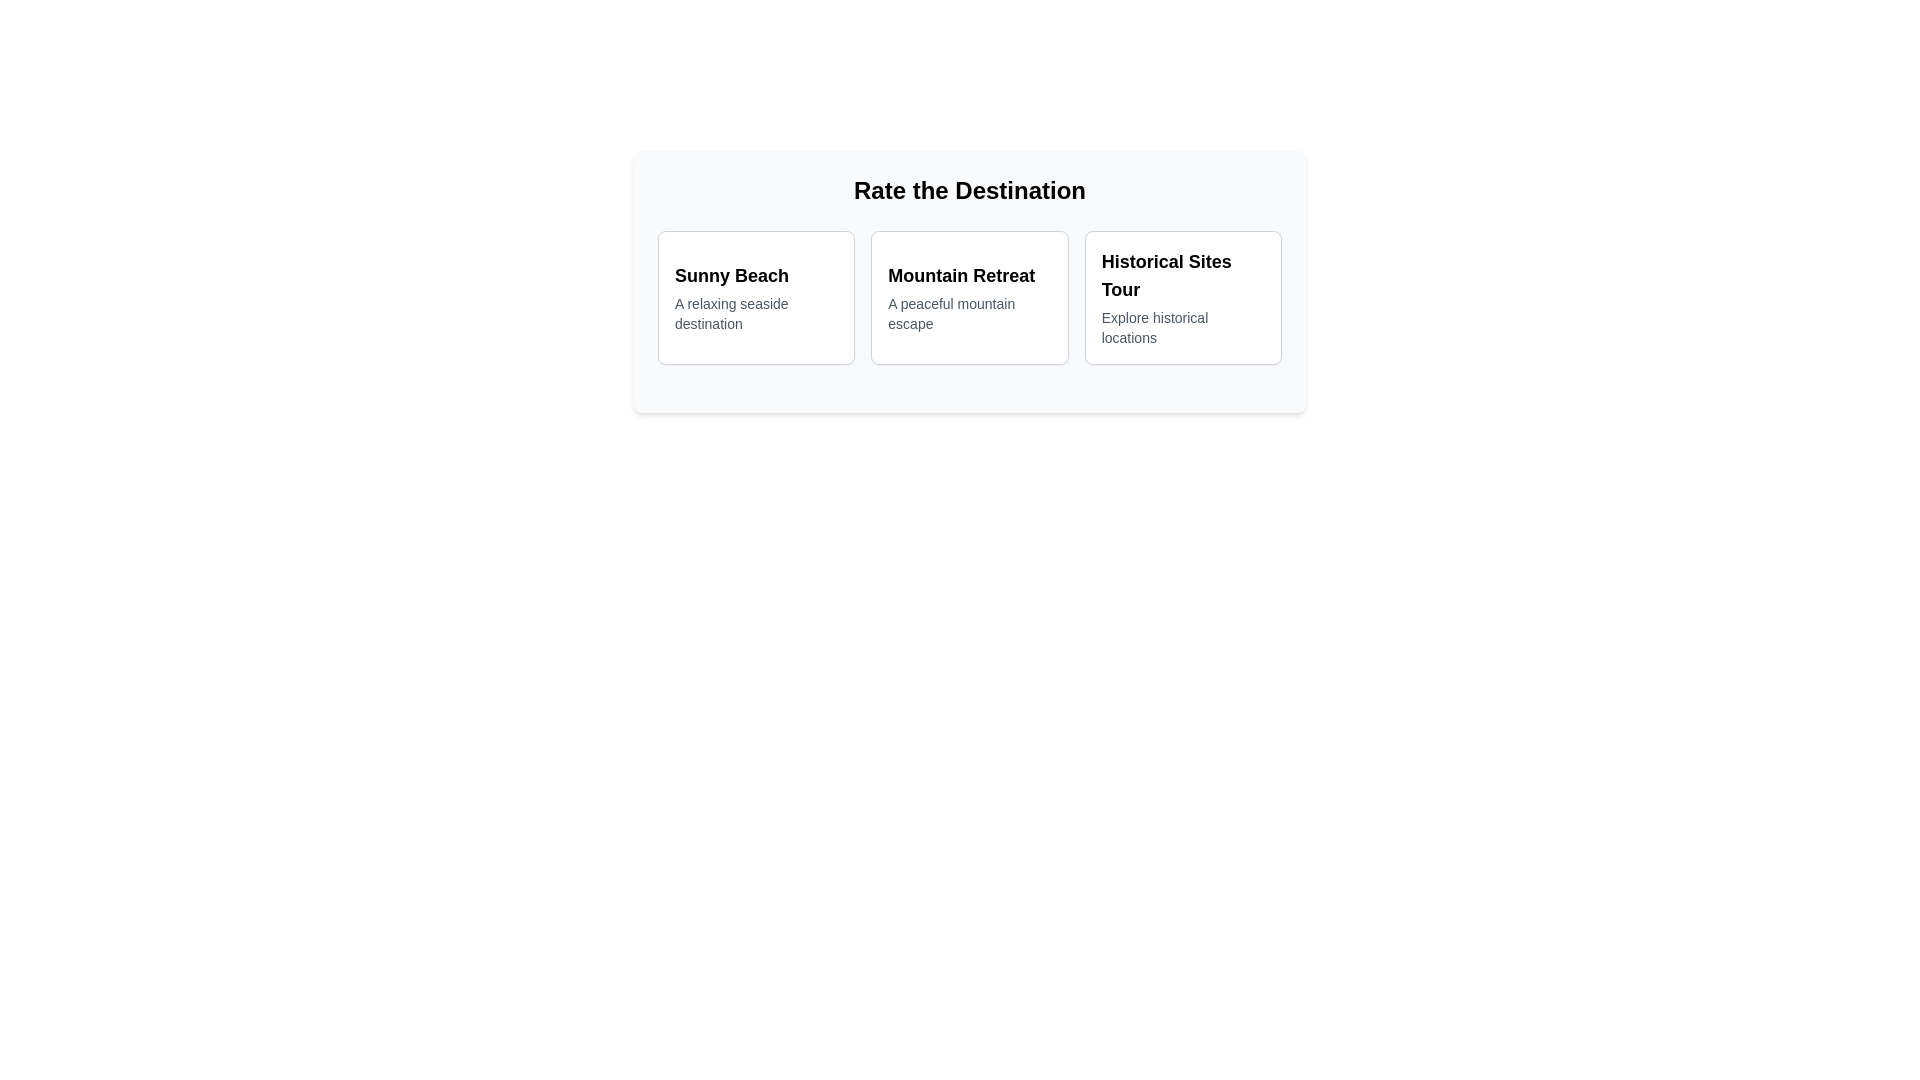 The width and height of the screenshot is (1920, 1080). I want to click on the 'Mountain Retreat' card, which is the second card in the grid layout under the heading 'Rate the Destination', so click(969, 281).